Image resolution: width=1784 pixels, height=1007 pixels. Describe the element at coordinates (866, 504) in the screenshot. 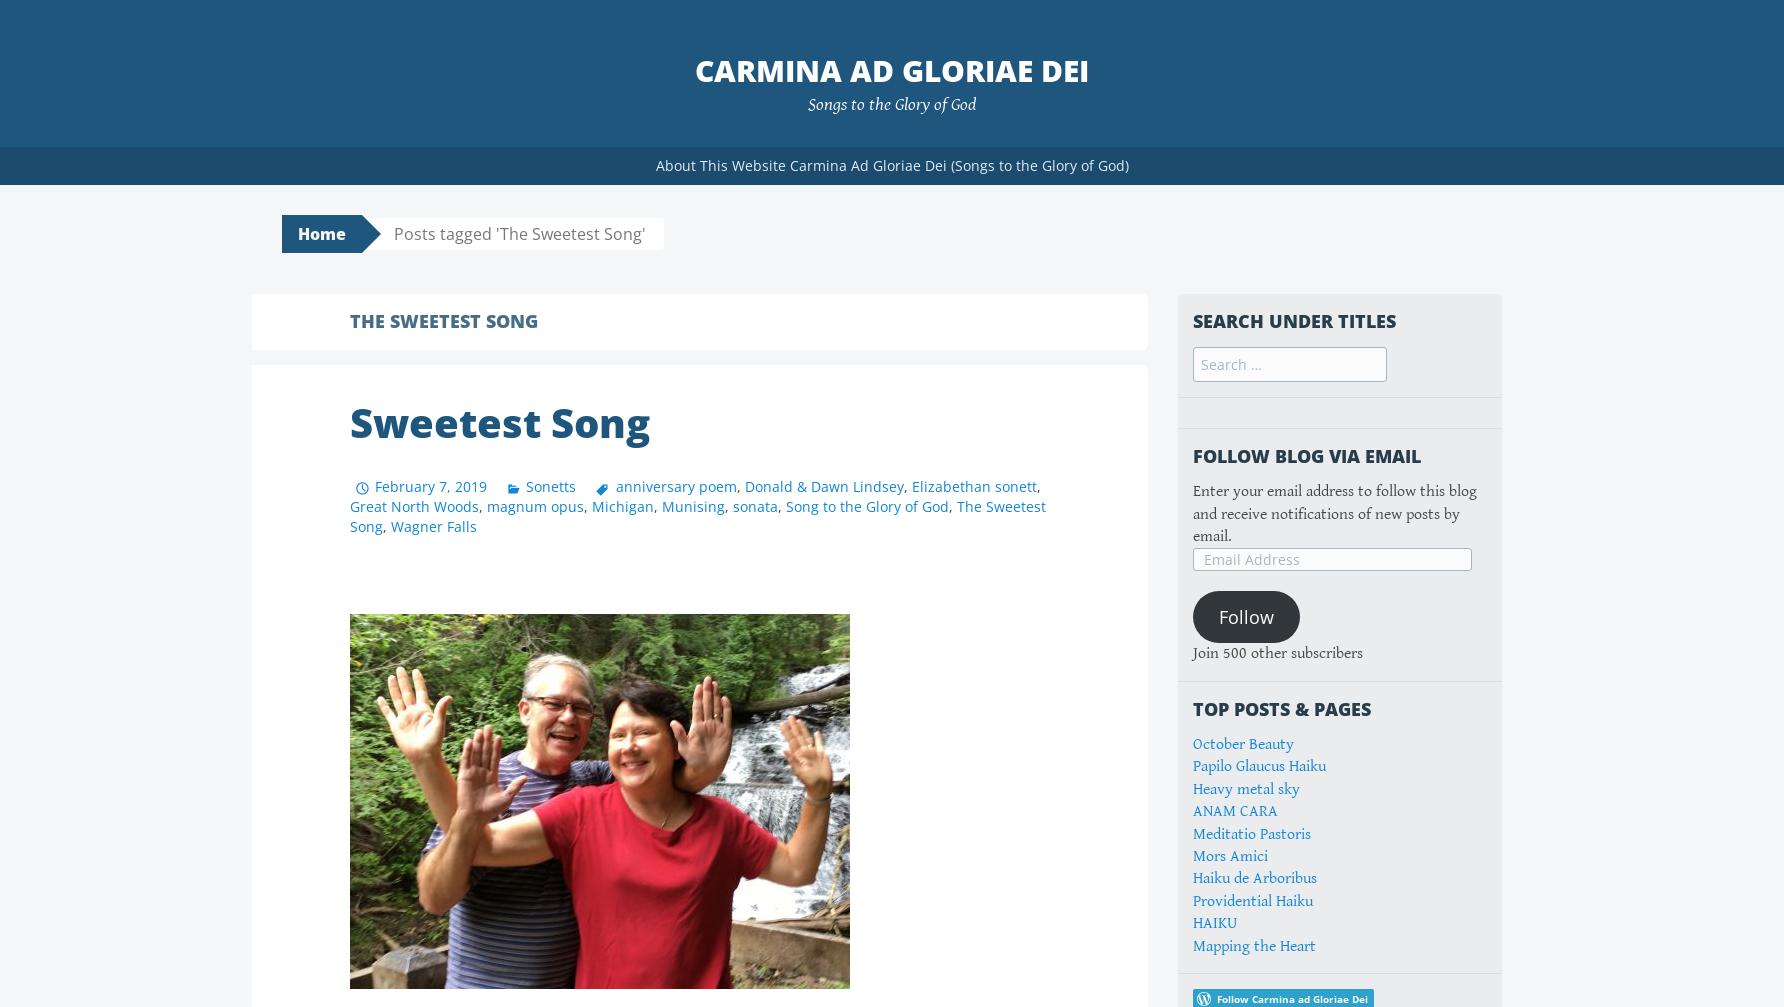

I see `'Song to the Glory of God'` at that location.